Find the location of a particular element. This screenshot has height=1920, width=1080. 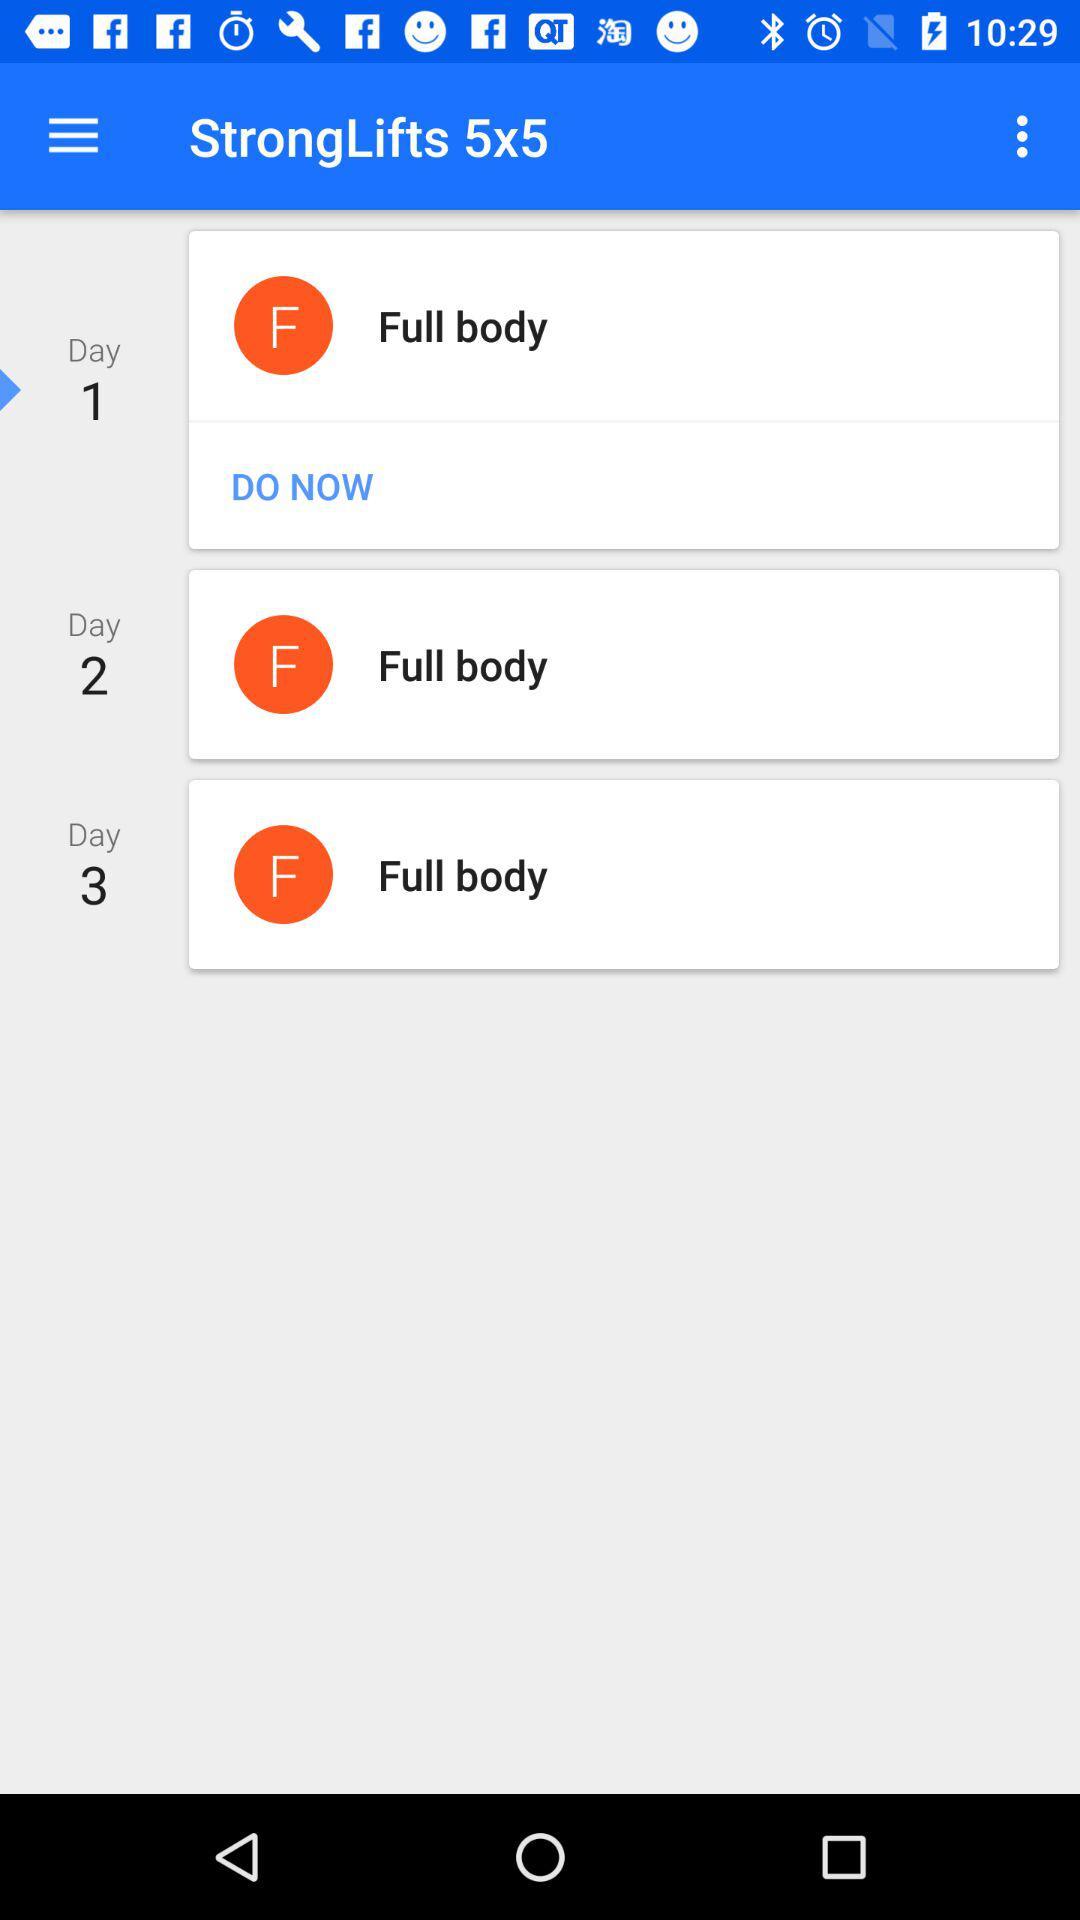

item at the top right corner is located at coordinates (1027, 135).